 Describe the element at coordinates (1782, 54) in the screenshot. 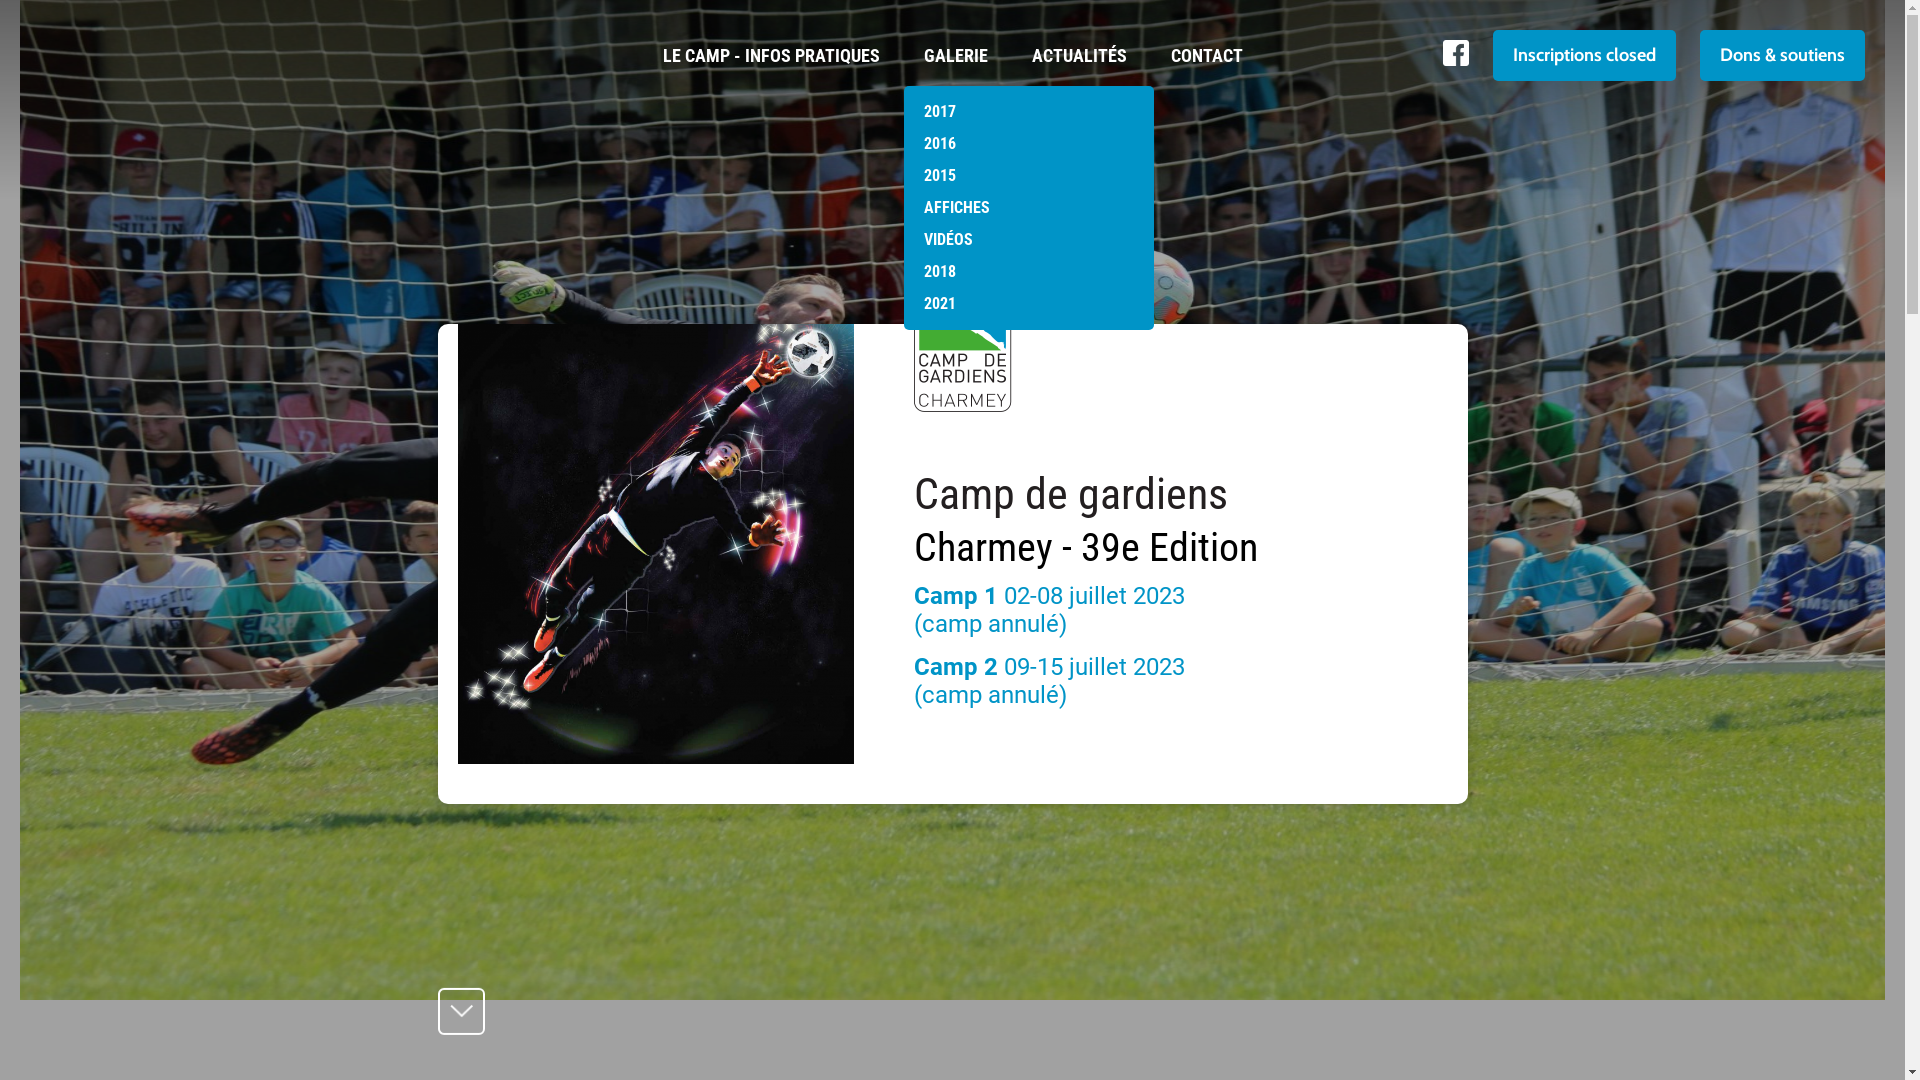

I see `'Dons & soutiens'` at that location.